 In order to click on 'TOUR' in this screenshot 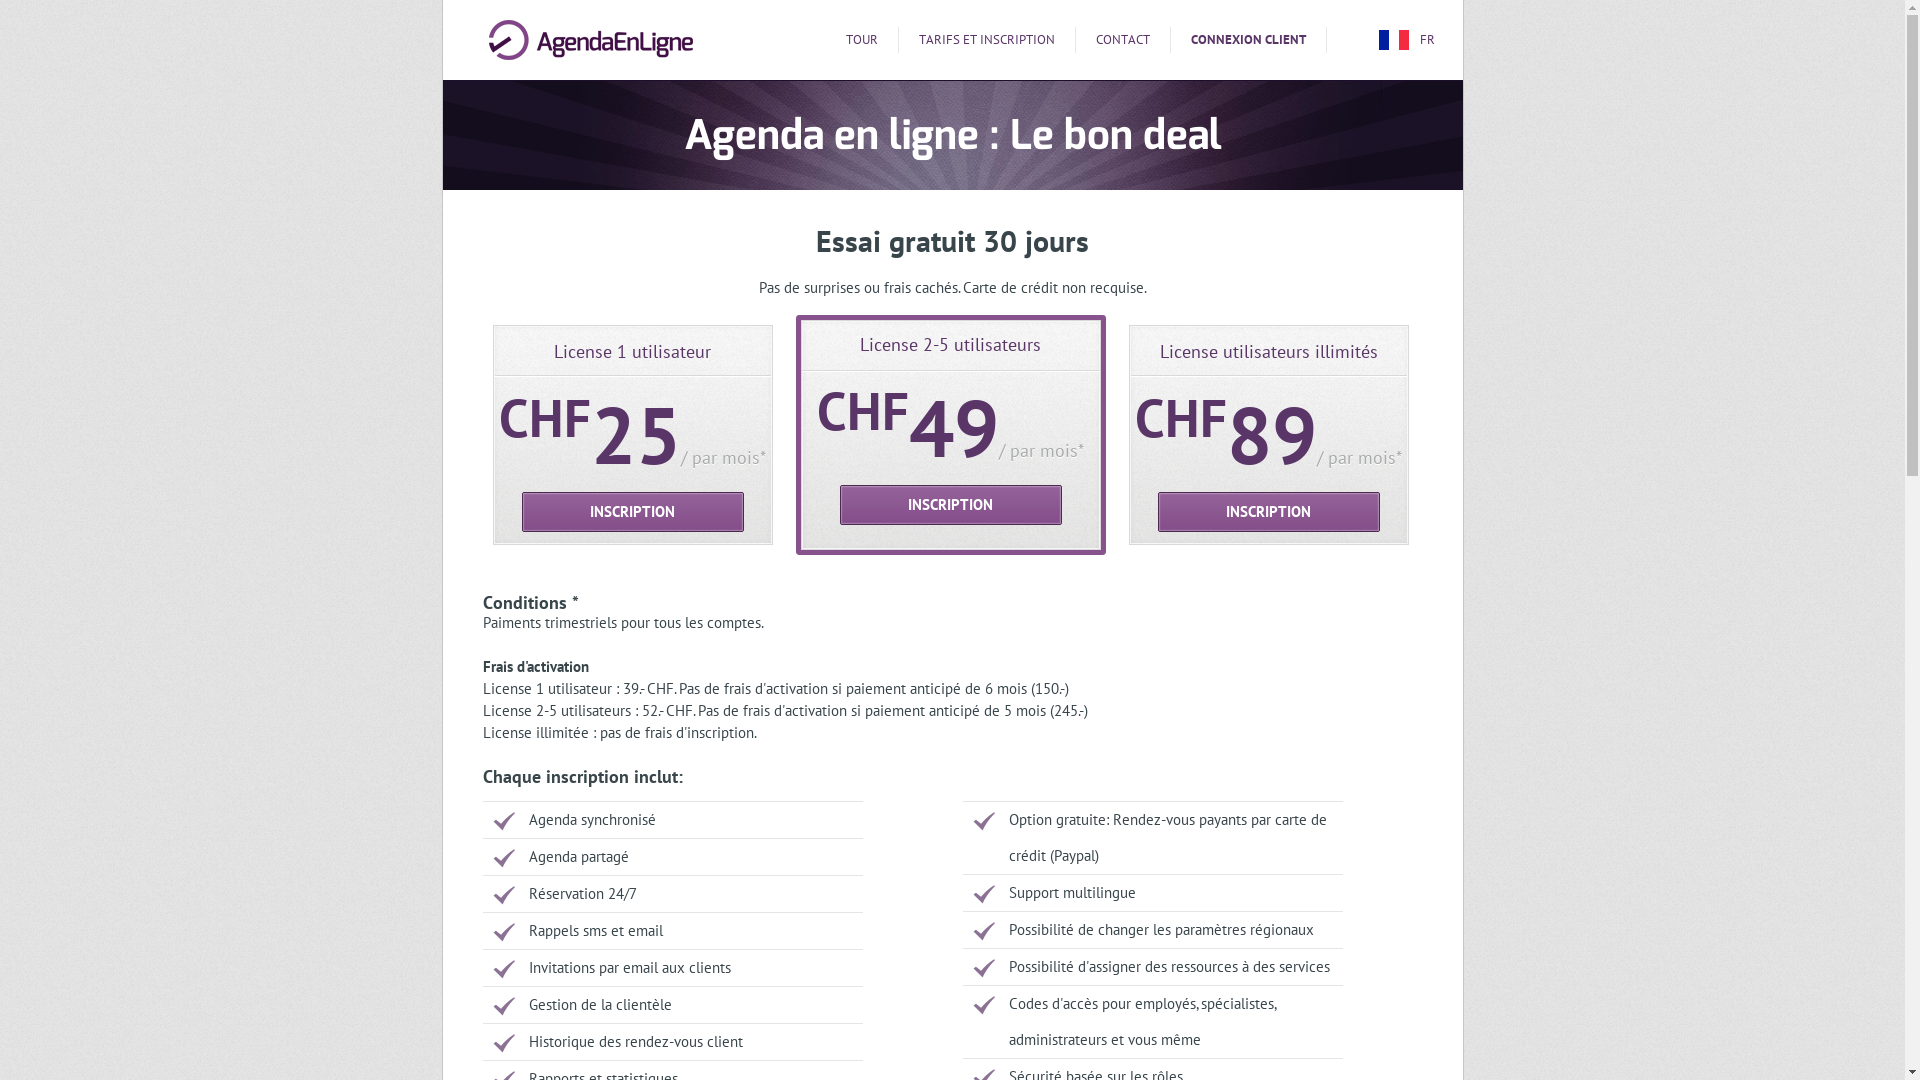, I will do `click(862, 39)`.